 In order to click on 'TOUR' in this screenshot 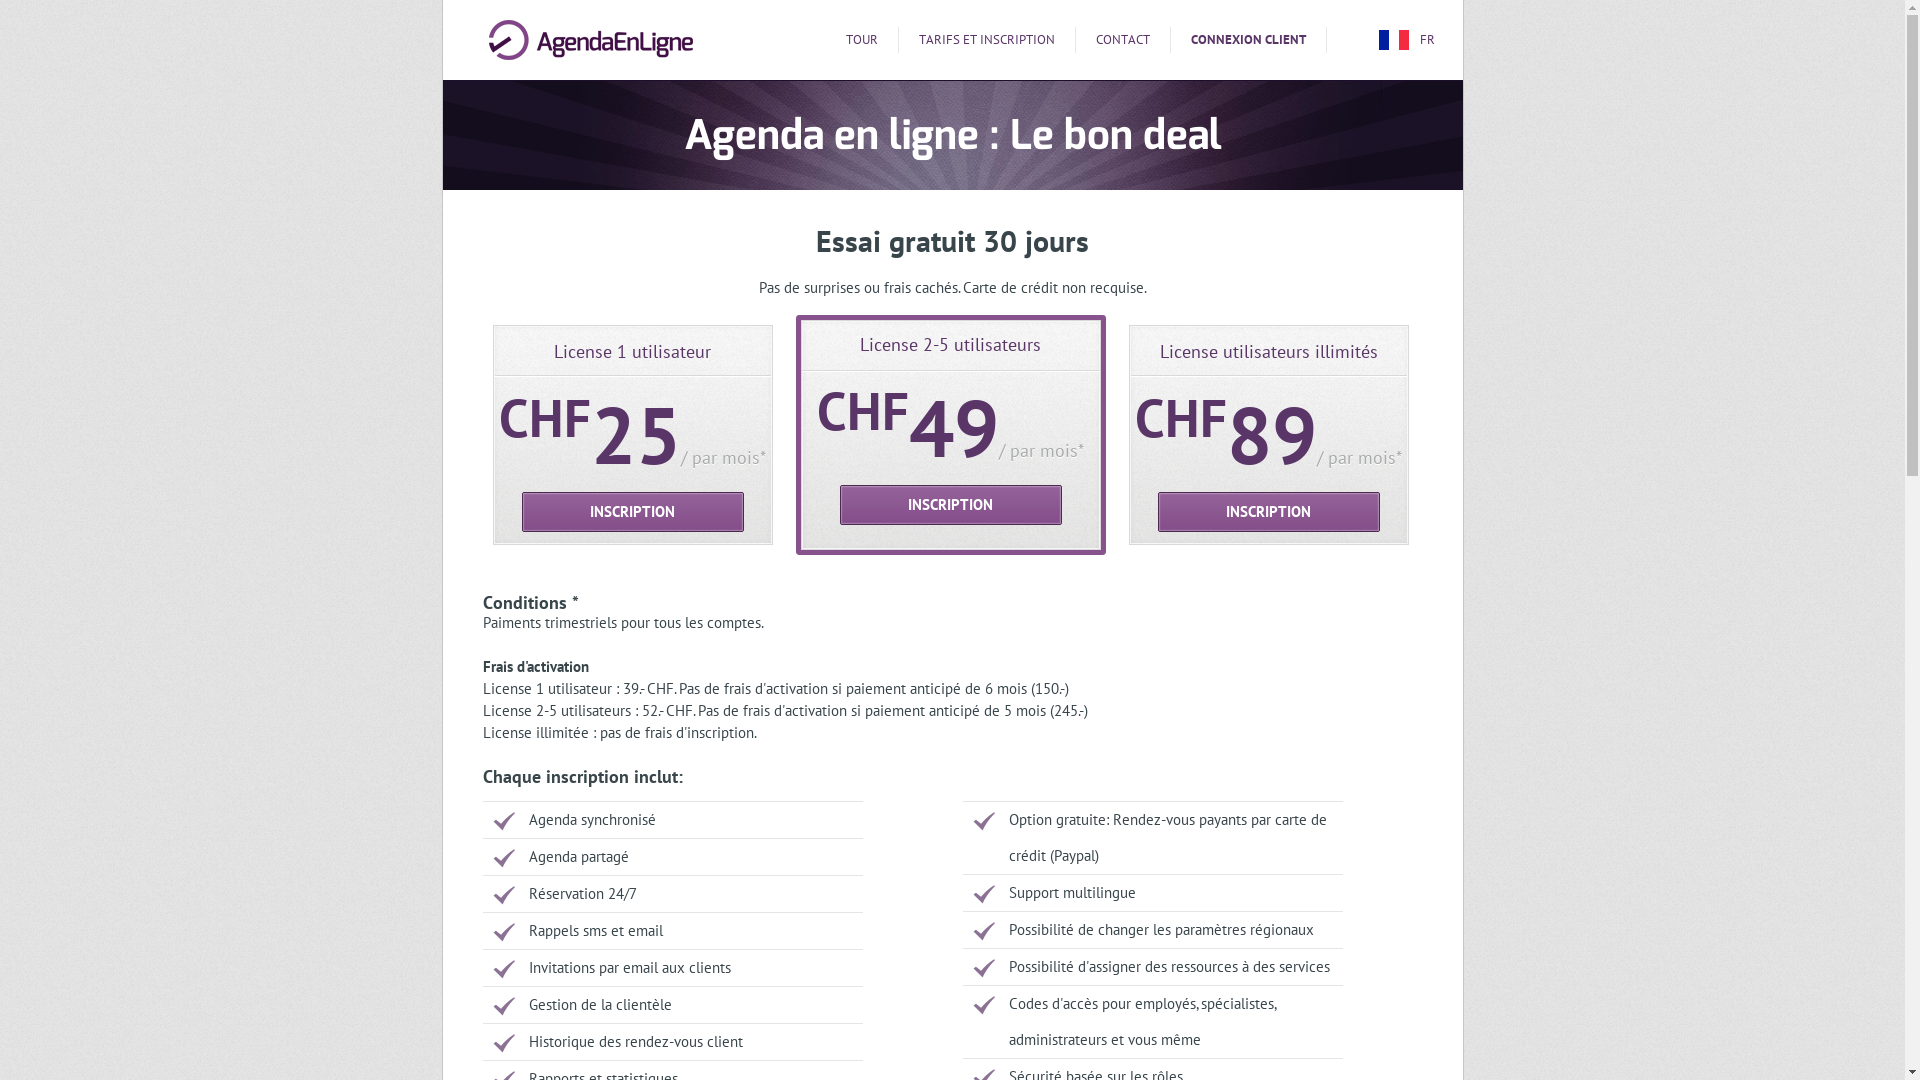, I will do `click(862, 39)`.